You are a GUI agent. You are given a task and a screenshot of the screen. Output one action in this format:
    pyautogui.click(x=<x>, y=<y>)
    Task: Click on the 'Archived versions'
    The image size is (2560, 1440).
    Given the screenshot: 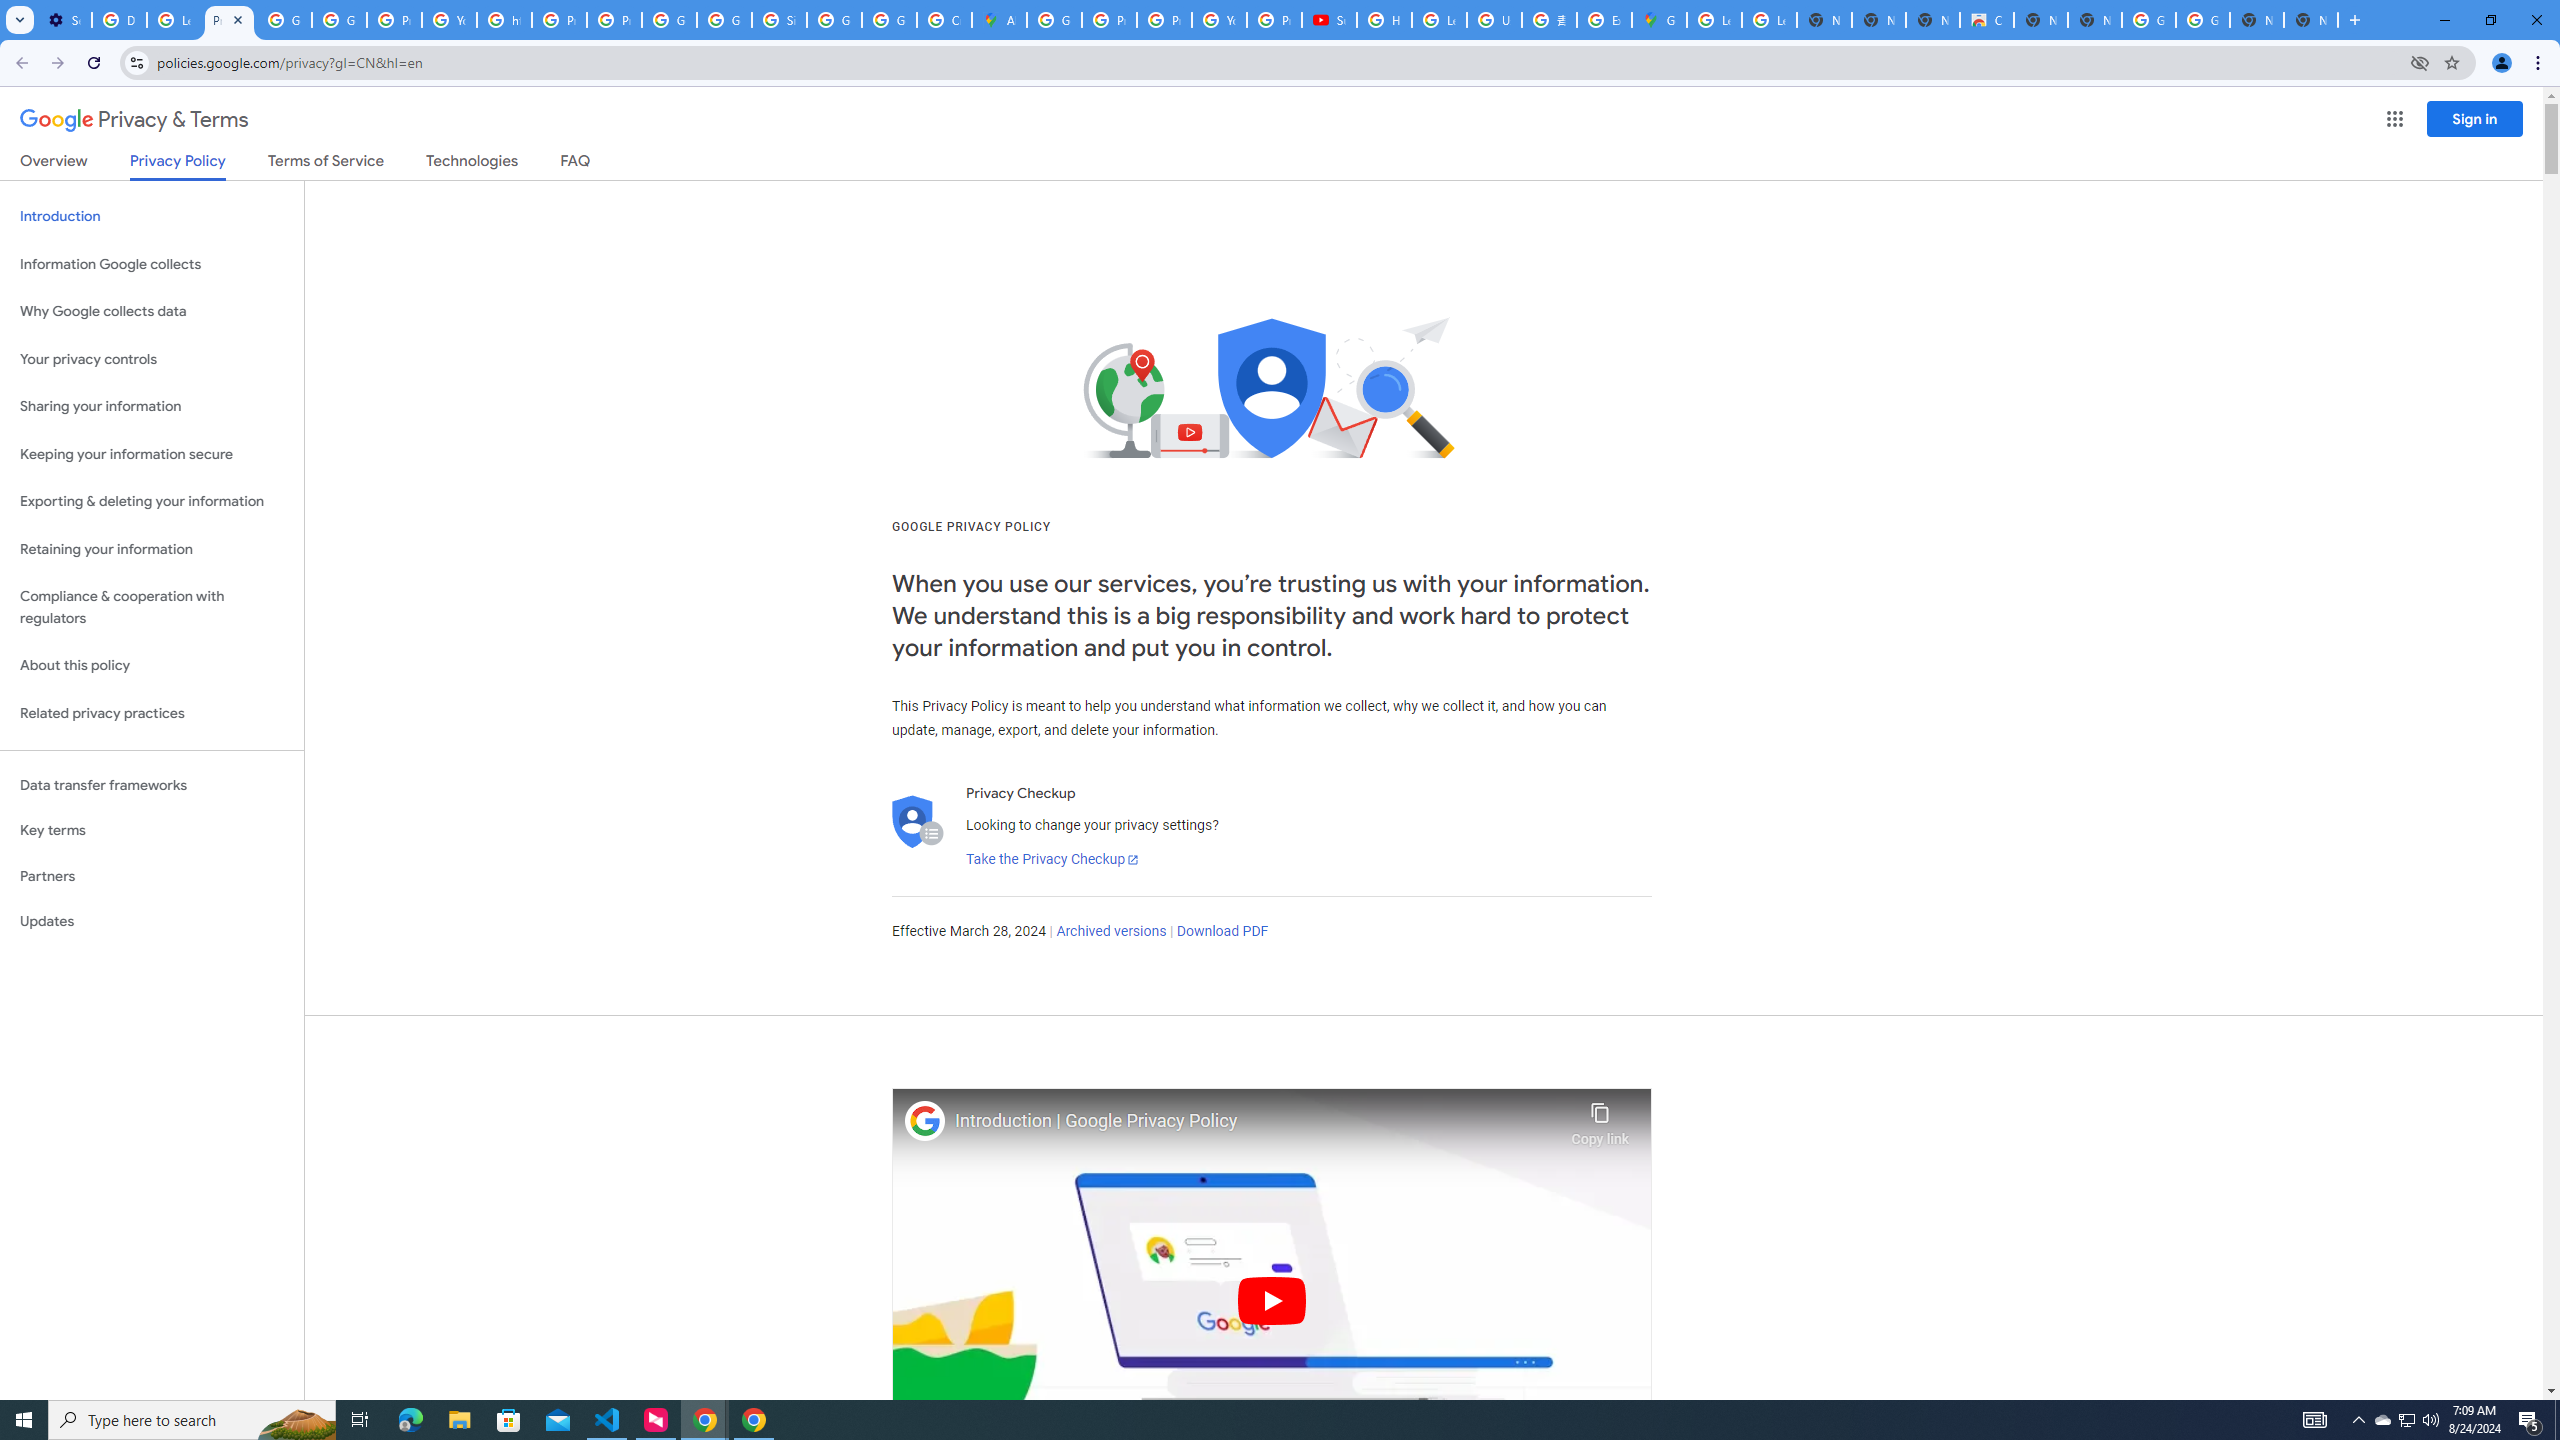 What is the action you would take?
    pyautogui.click(x=1110, y=930)
    